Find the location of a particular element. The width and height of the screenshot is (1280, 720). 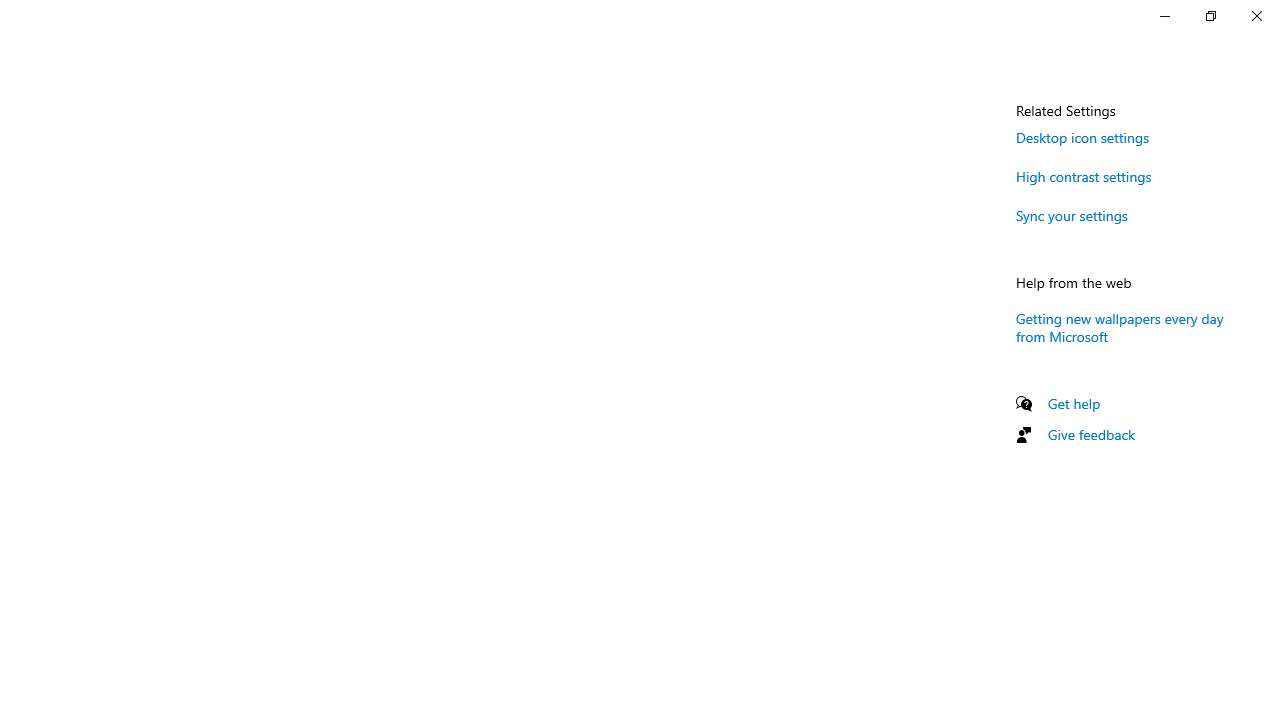

'Get help' is located at coordinates (1073, 403).